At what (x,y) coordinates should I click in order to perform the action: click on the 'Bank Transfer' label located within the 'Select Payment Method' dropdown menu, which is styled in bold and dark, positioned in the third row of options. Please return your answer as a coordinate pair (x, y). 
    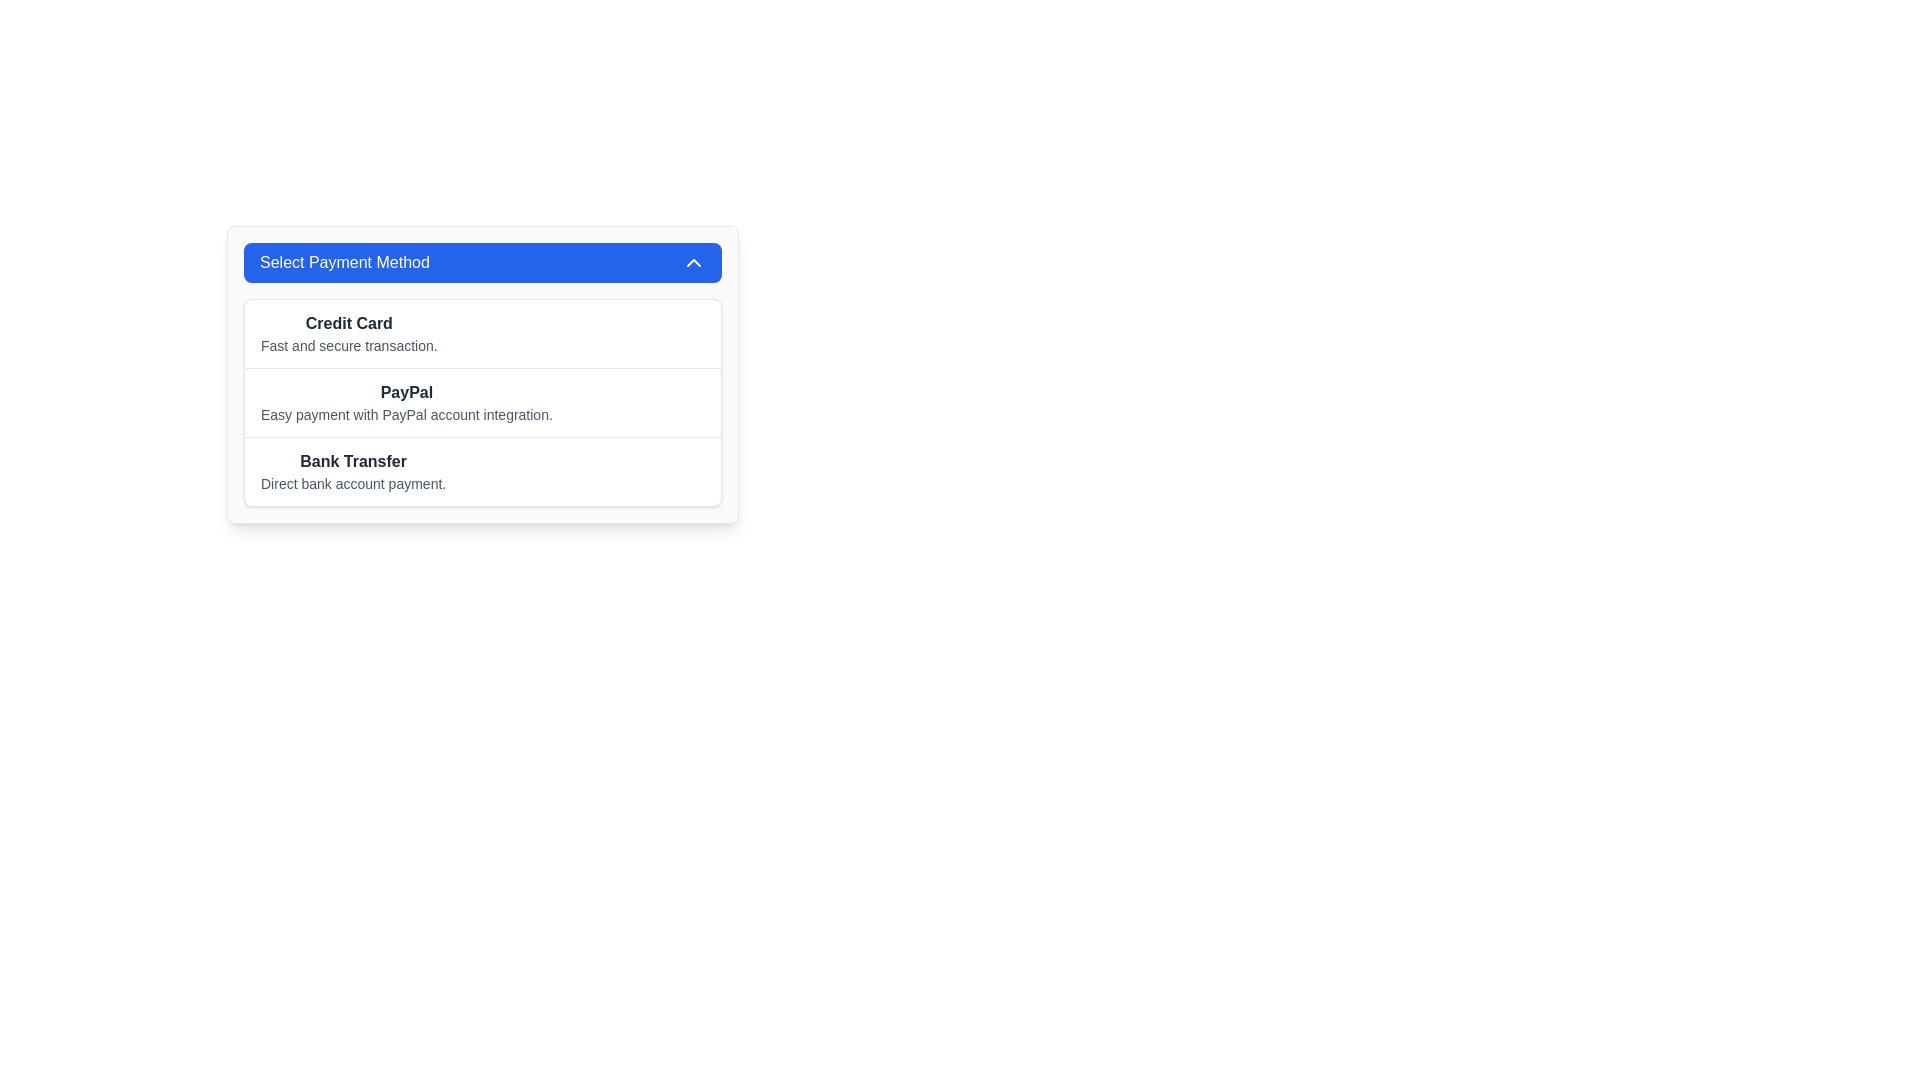
    Looking at the image, I should click on (353, 461).